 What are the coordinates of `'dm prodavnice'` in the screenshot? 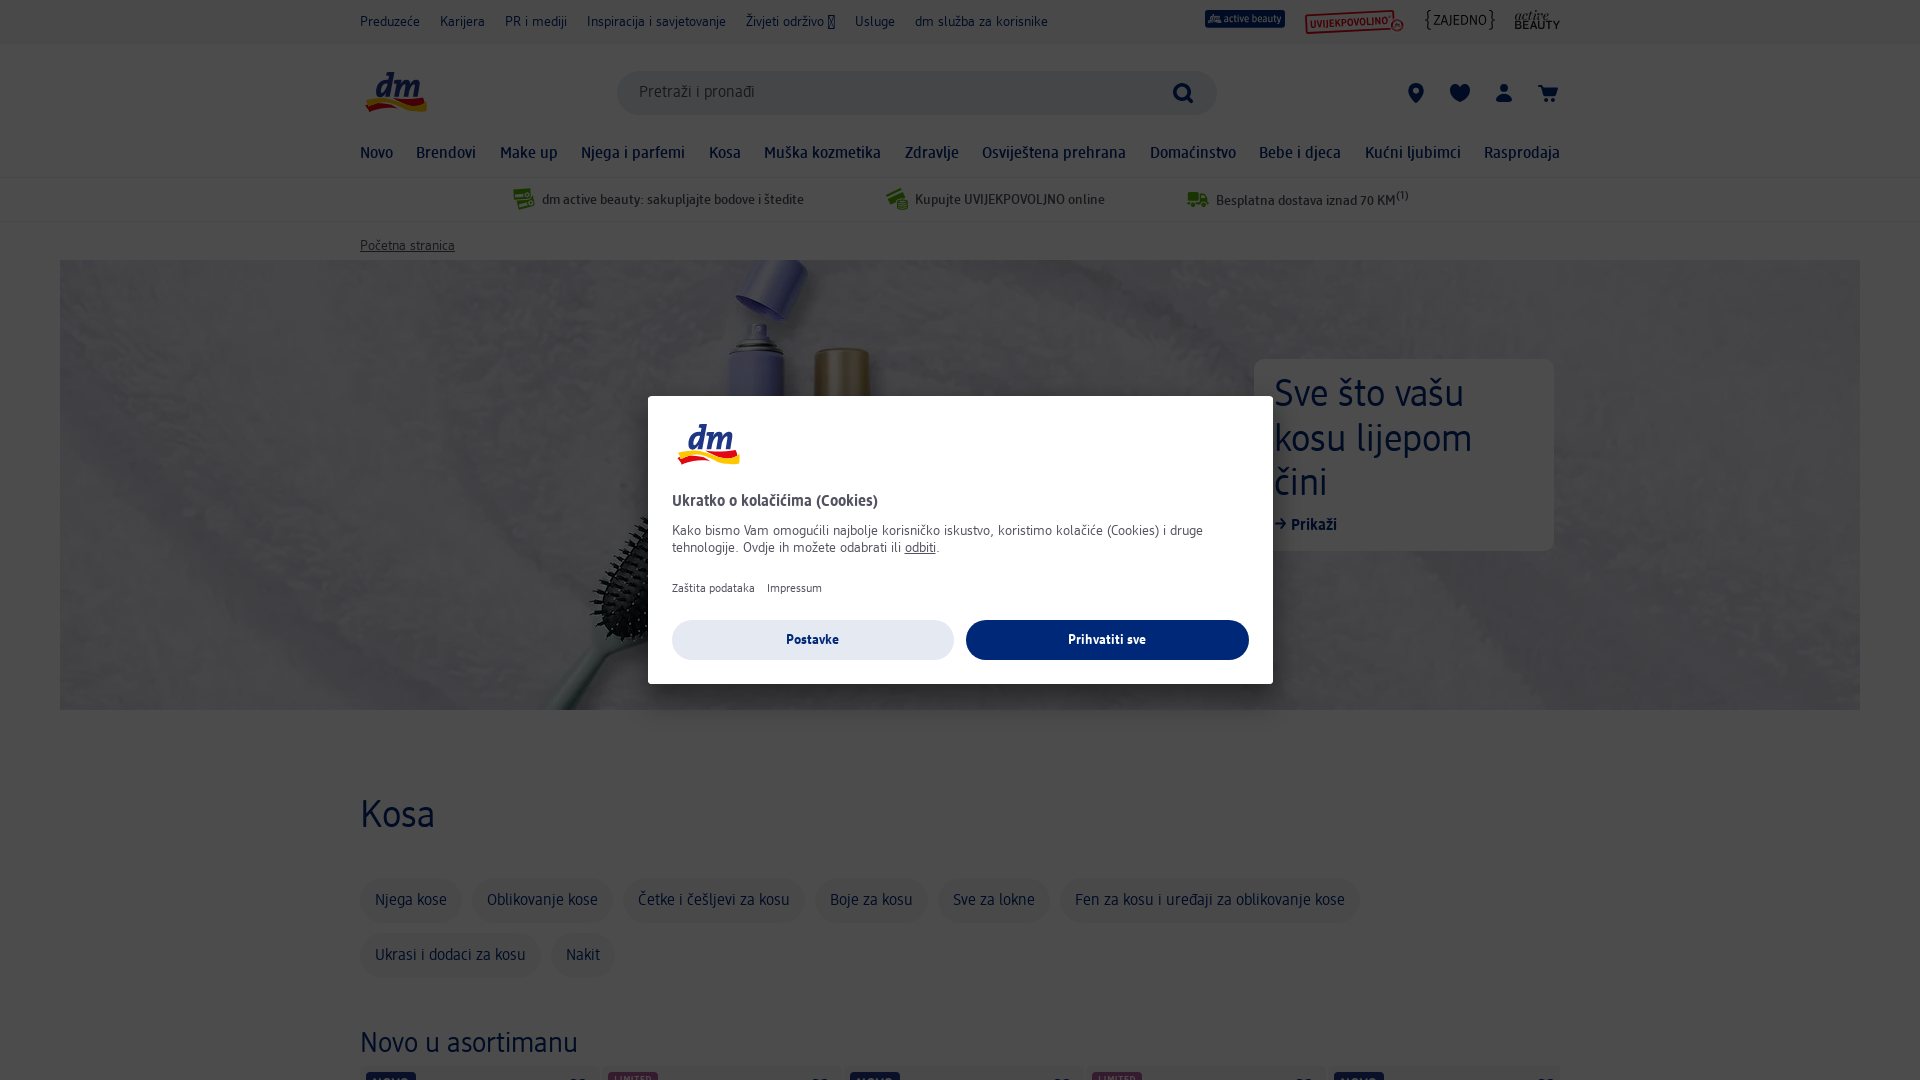 It's located at (1402, 92).